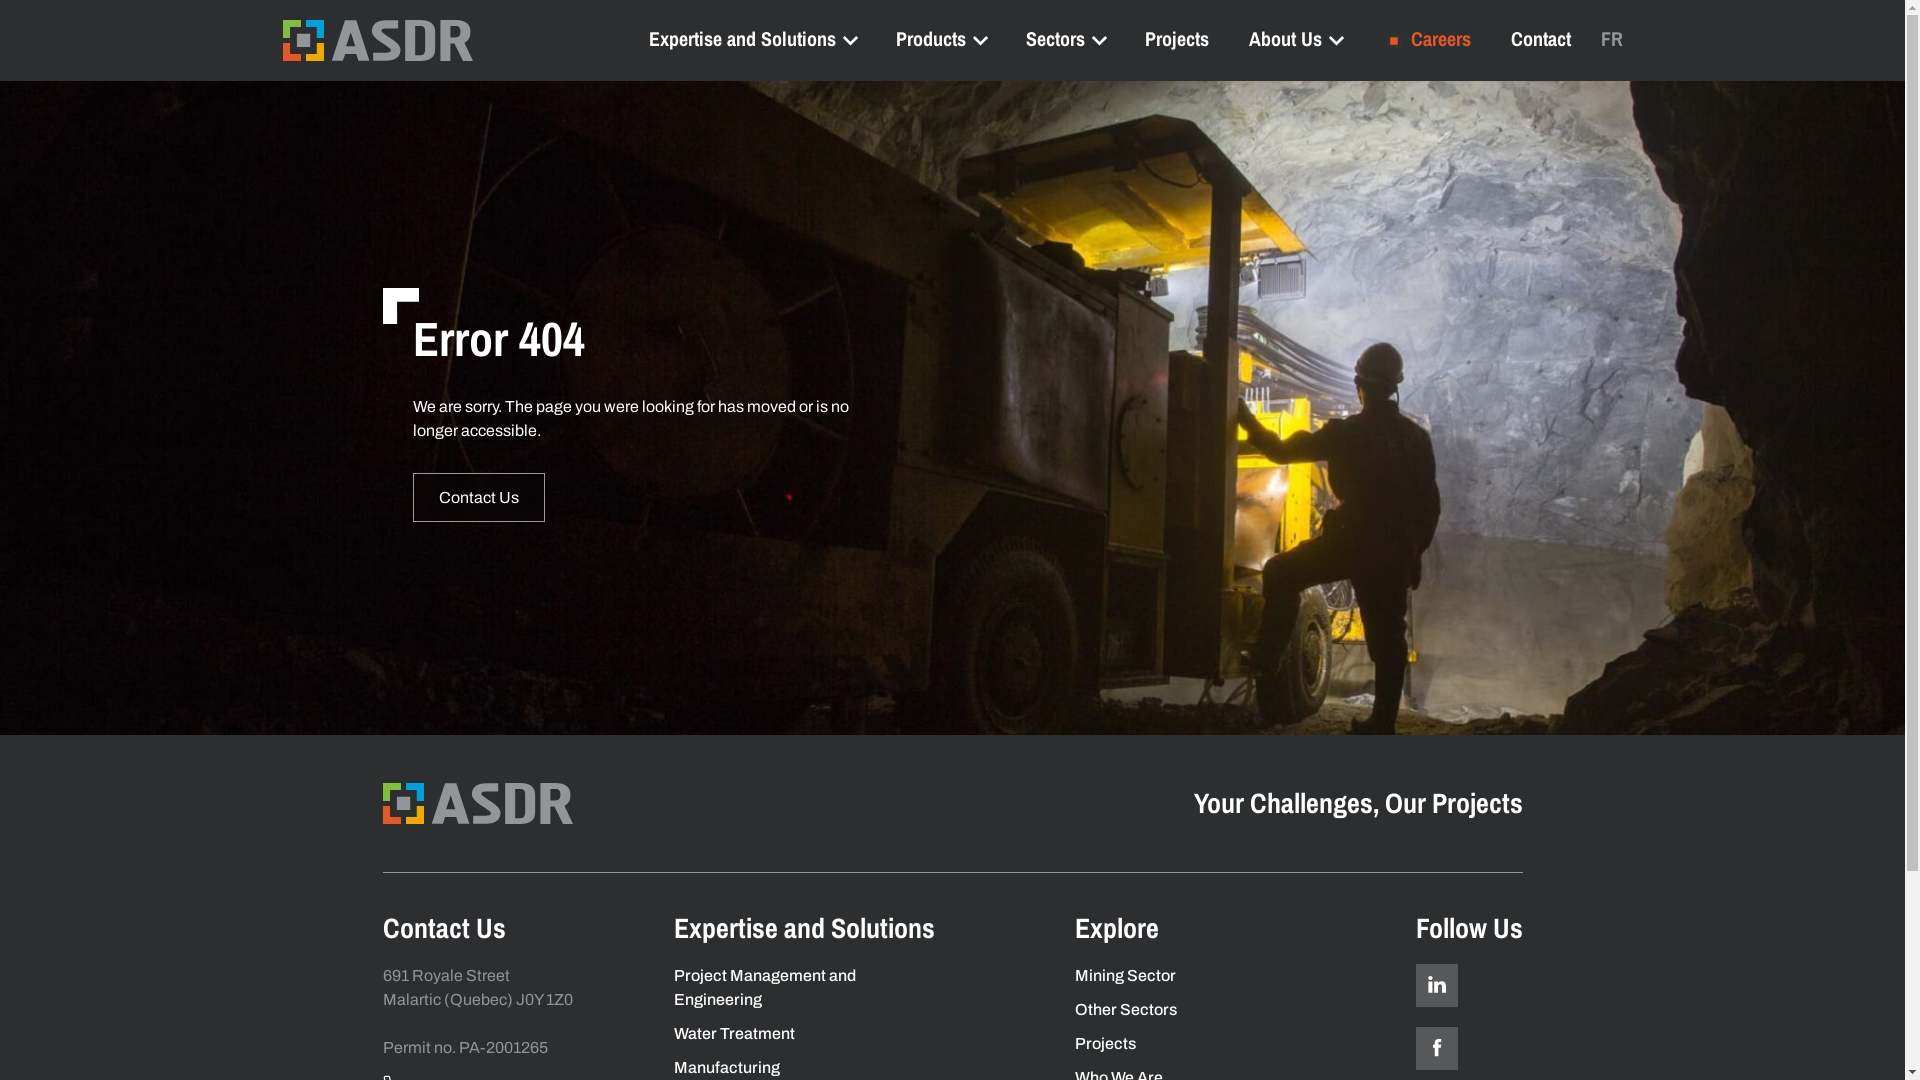 The height and width of the screenshot is (1080, 1920). What do you see at coordinates (1124, 974) in the screenshot?
I see `'Mining Sector'` at bounding box center [1124, 974].